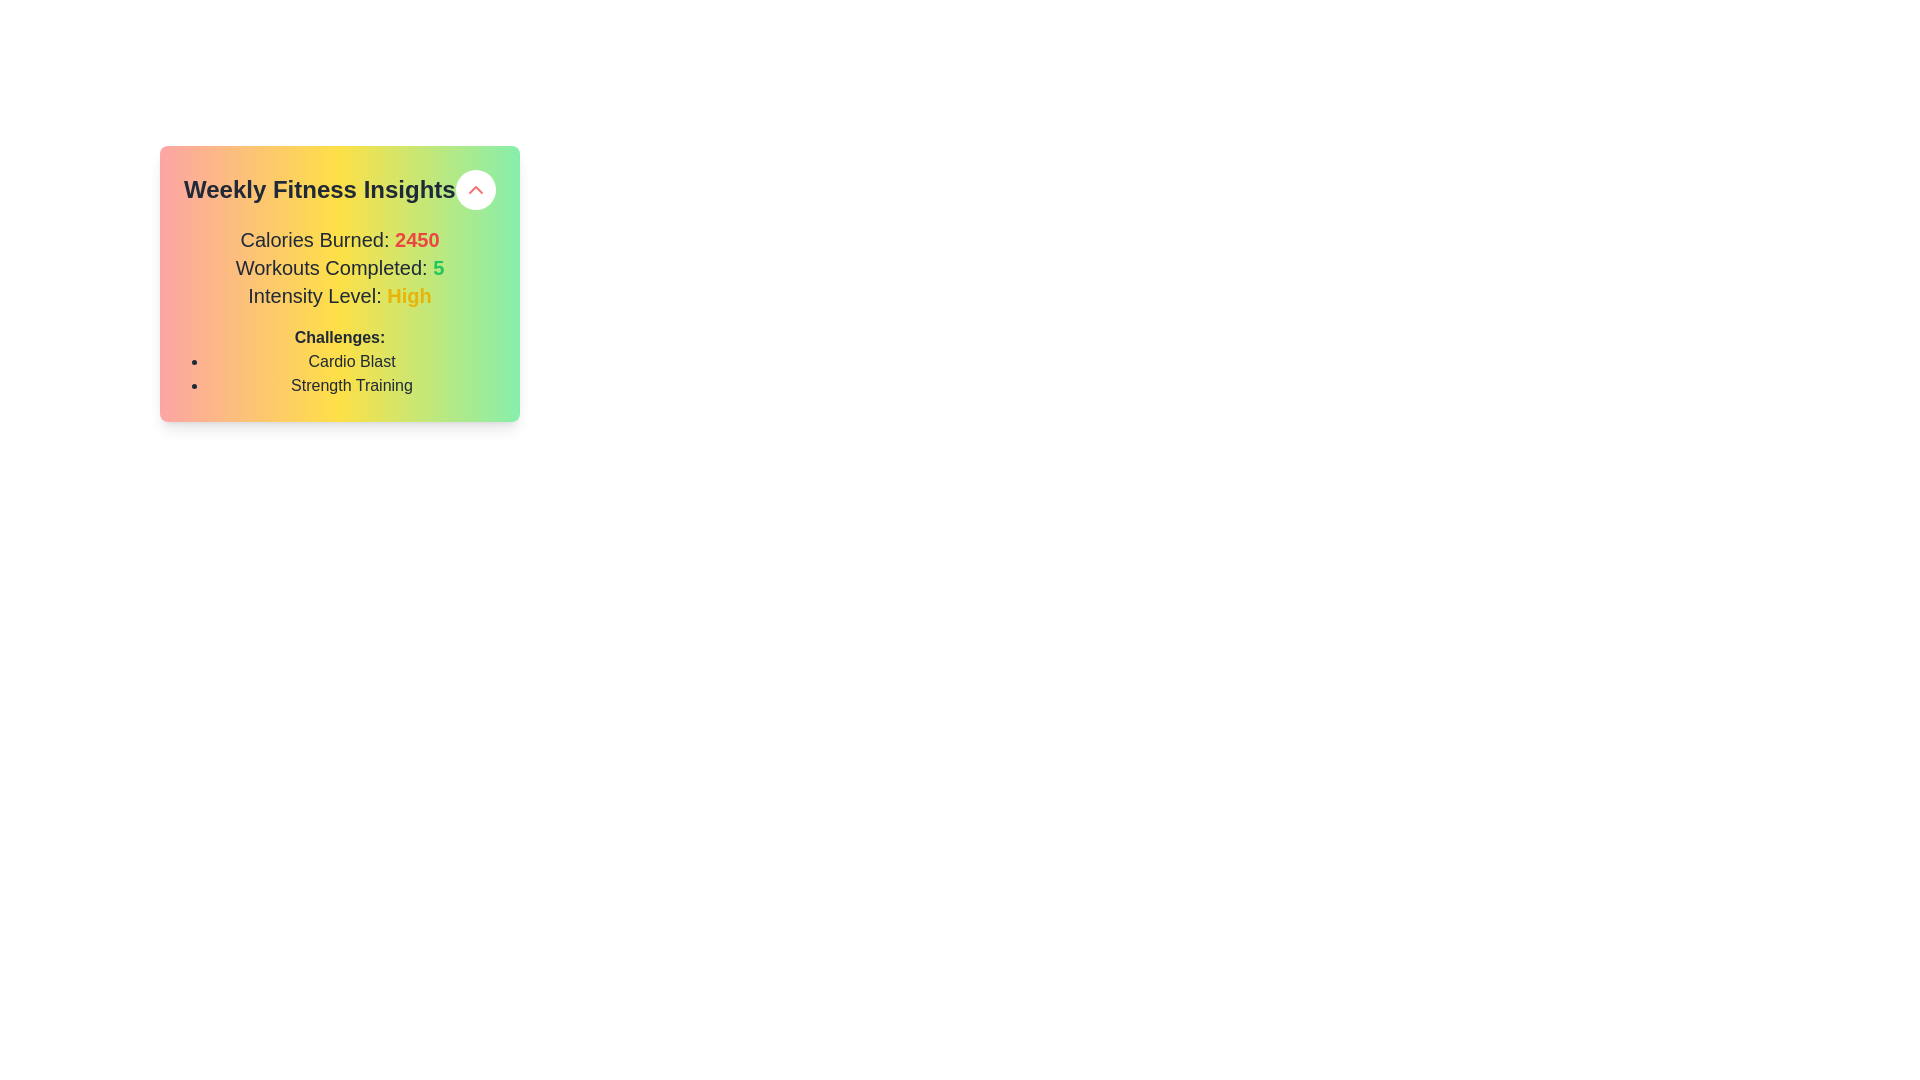  What do you see at coordinates (474, 189) in the screenshot?
I see `the interactive button located at the top-right corner of the 'Weekly Fitness Insights' card` at bounding box center [474, 189].